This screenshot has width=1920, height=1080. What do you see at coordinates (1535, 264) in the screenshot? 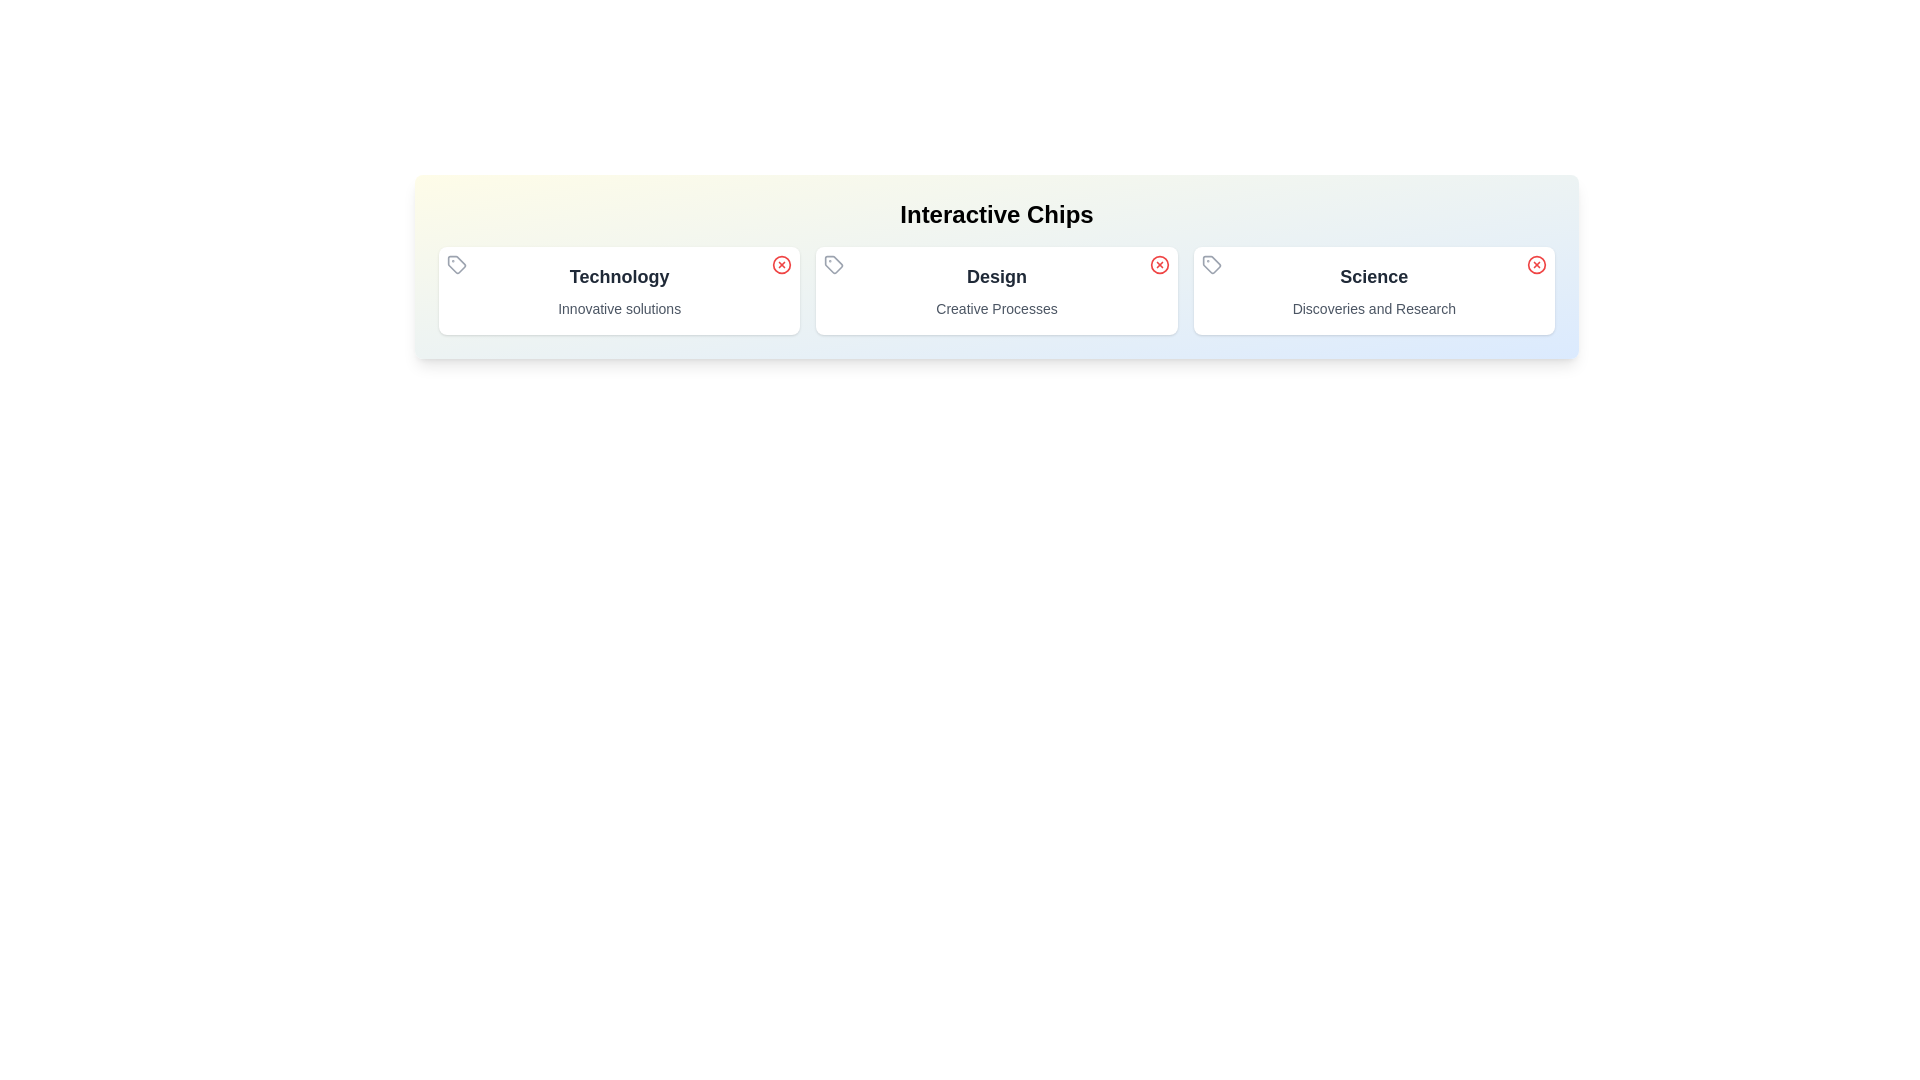
I see `the close button of the chip labeled Science to remove it` at bounding box center [1535, 264].